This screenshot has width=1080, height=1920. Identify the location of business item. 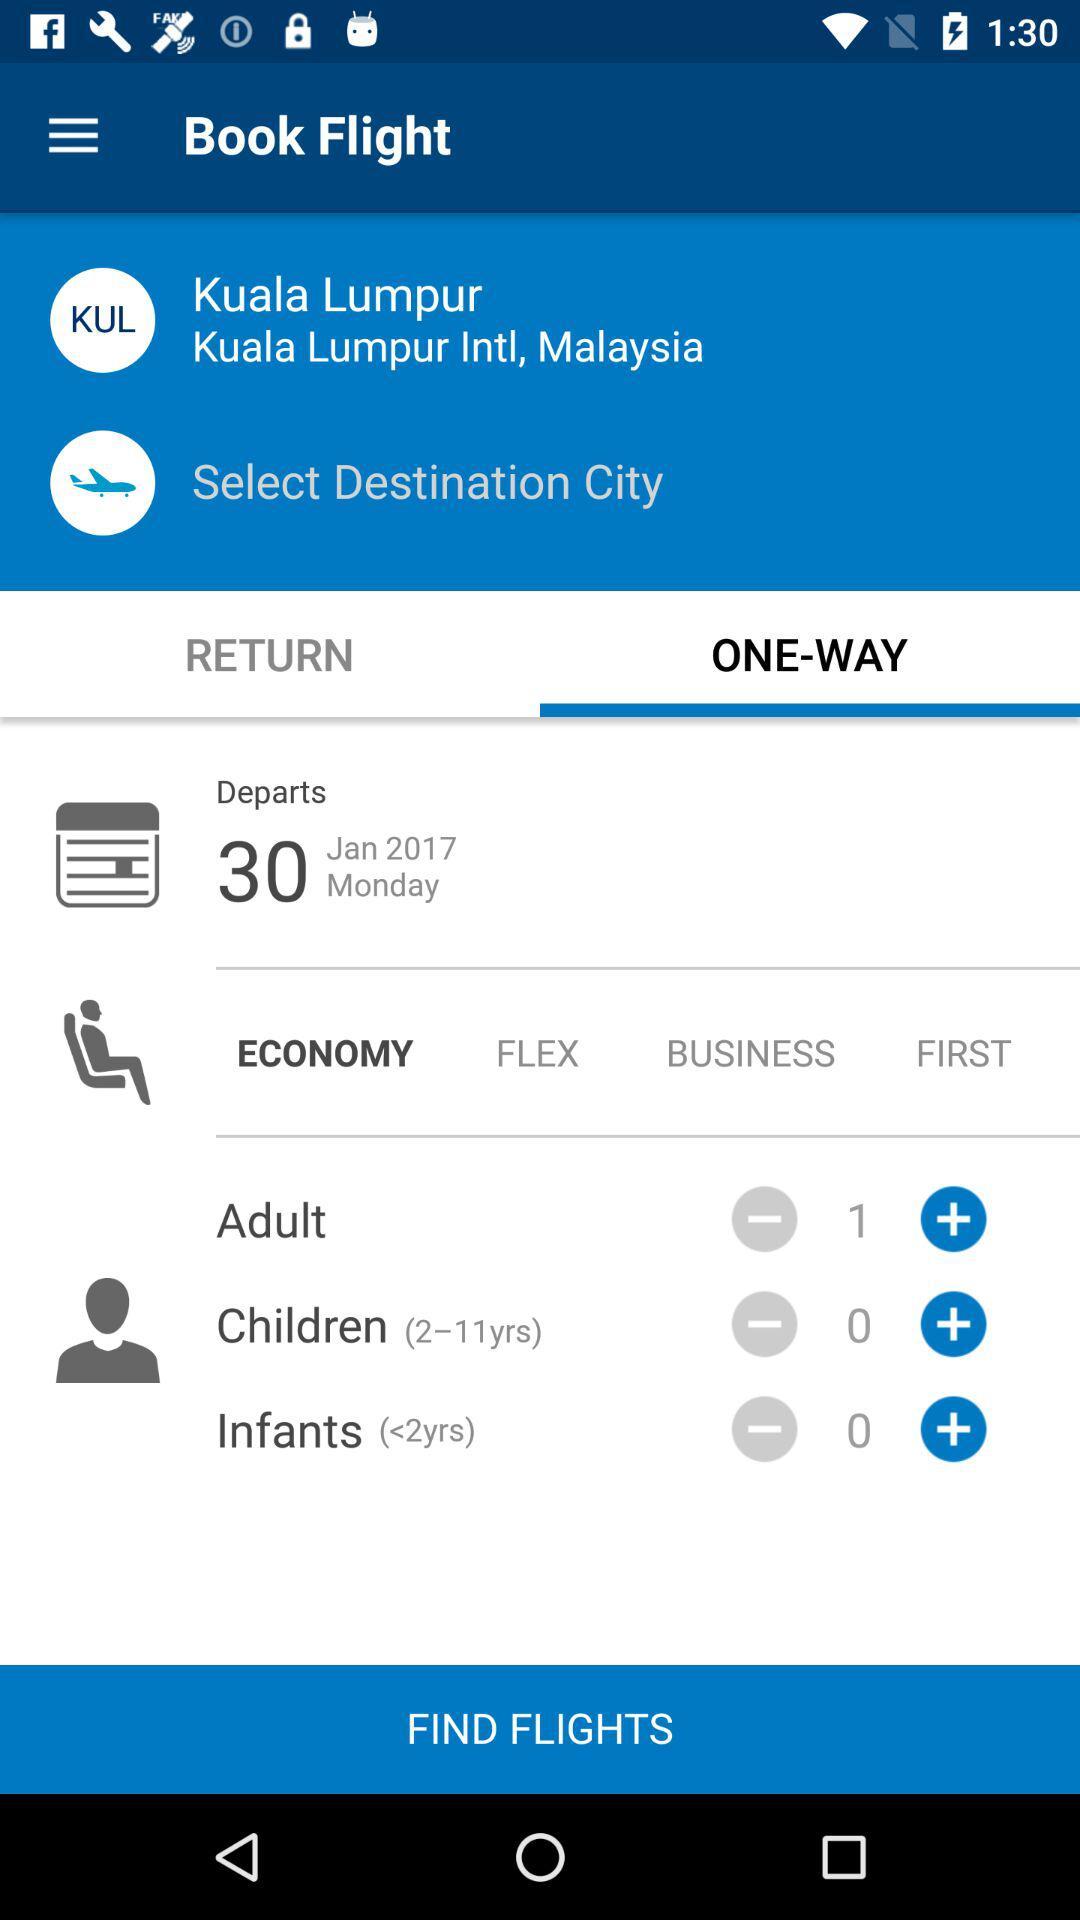
(751, 1051).